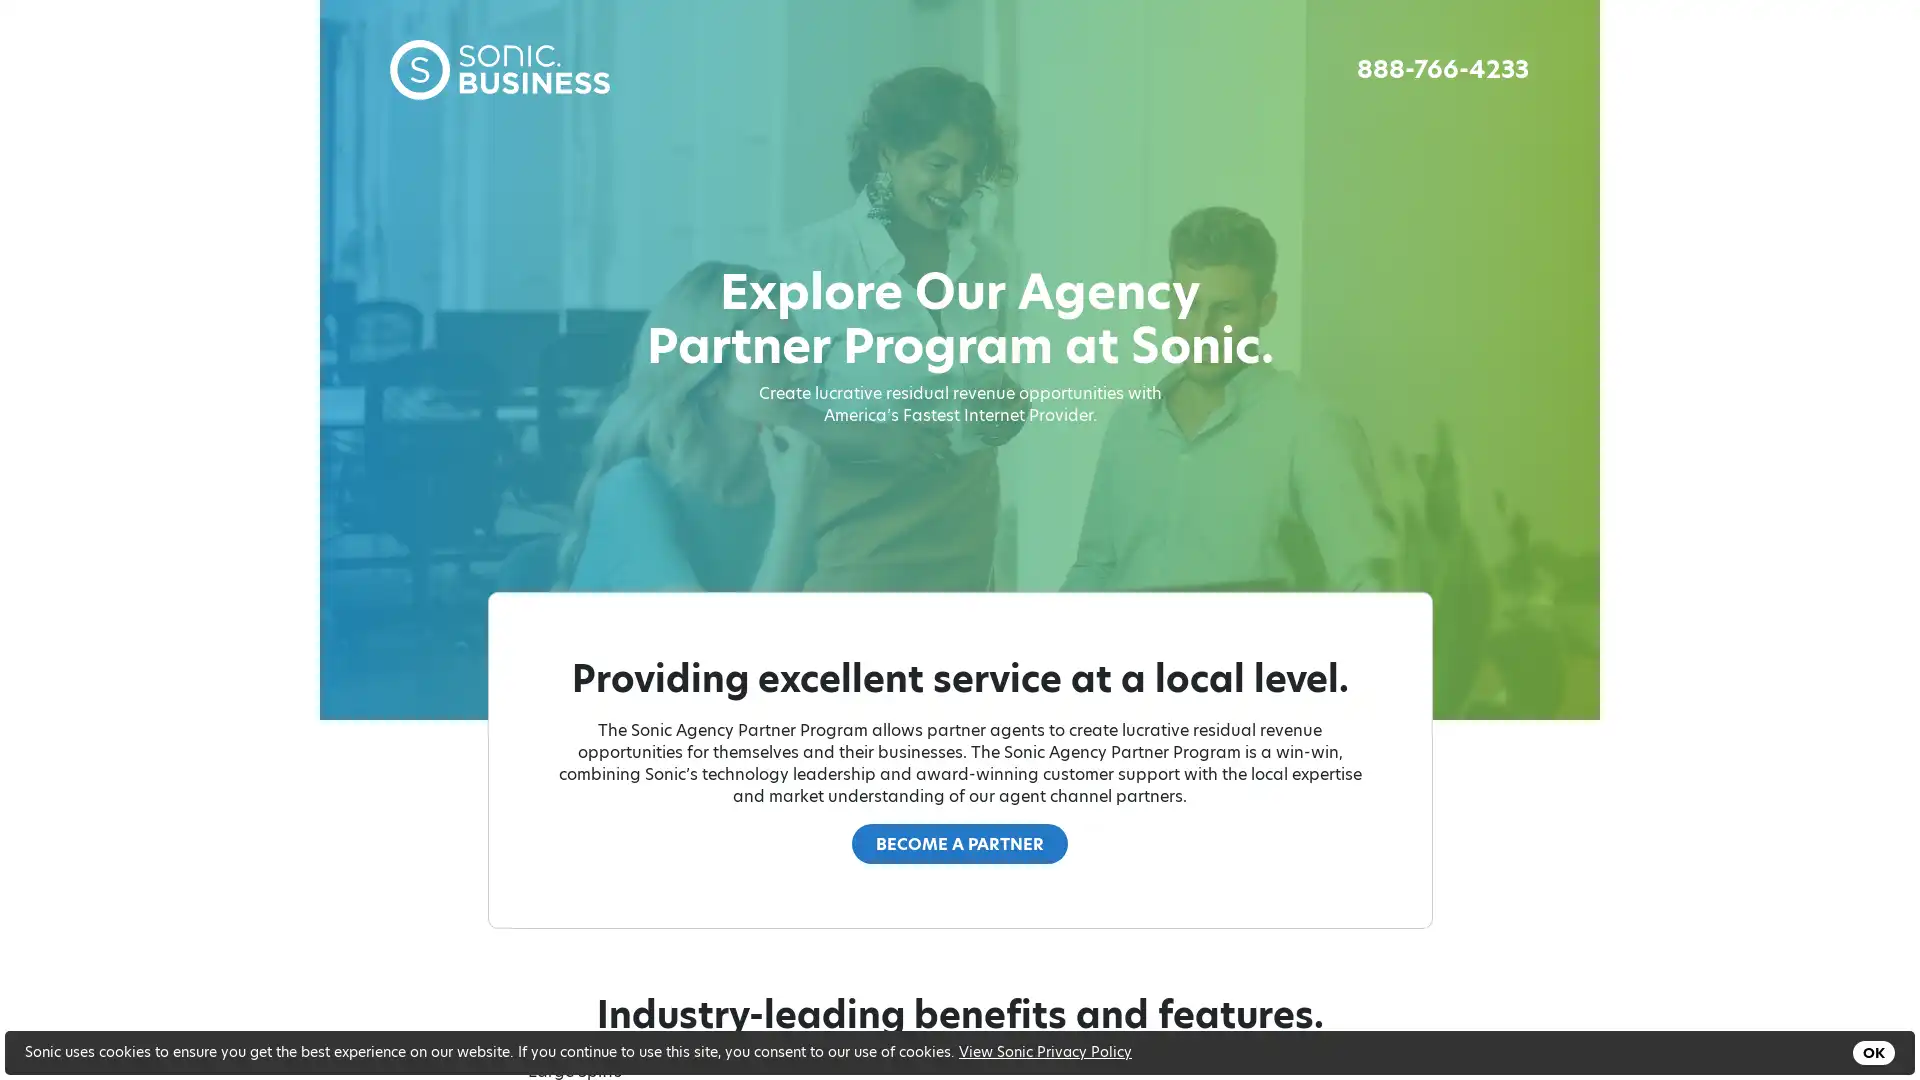 The width and height of the screenshot is (1920, 1080). I want to click on OK, so click(1872, 1052).